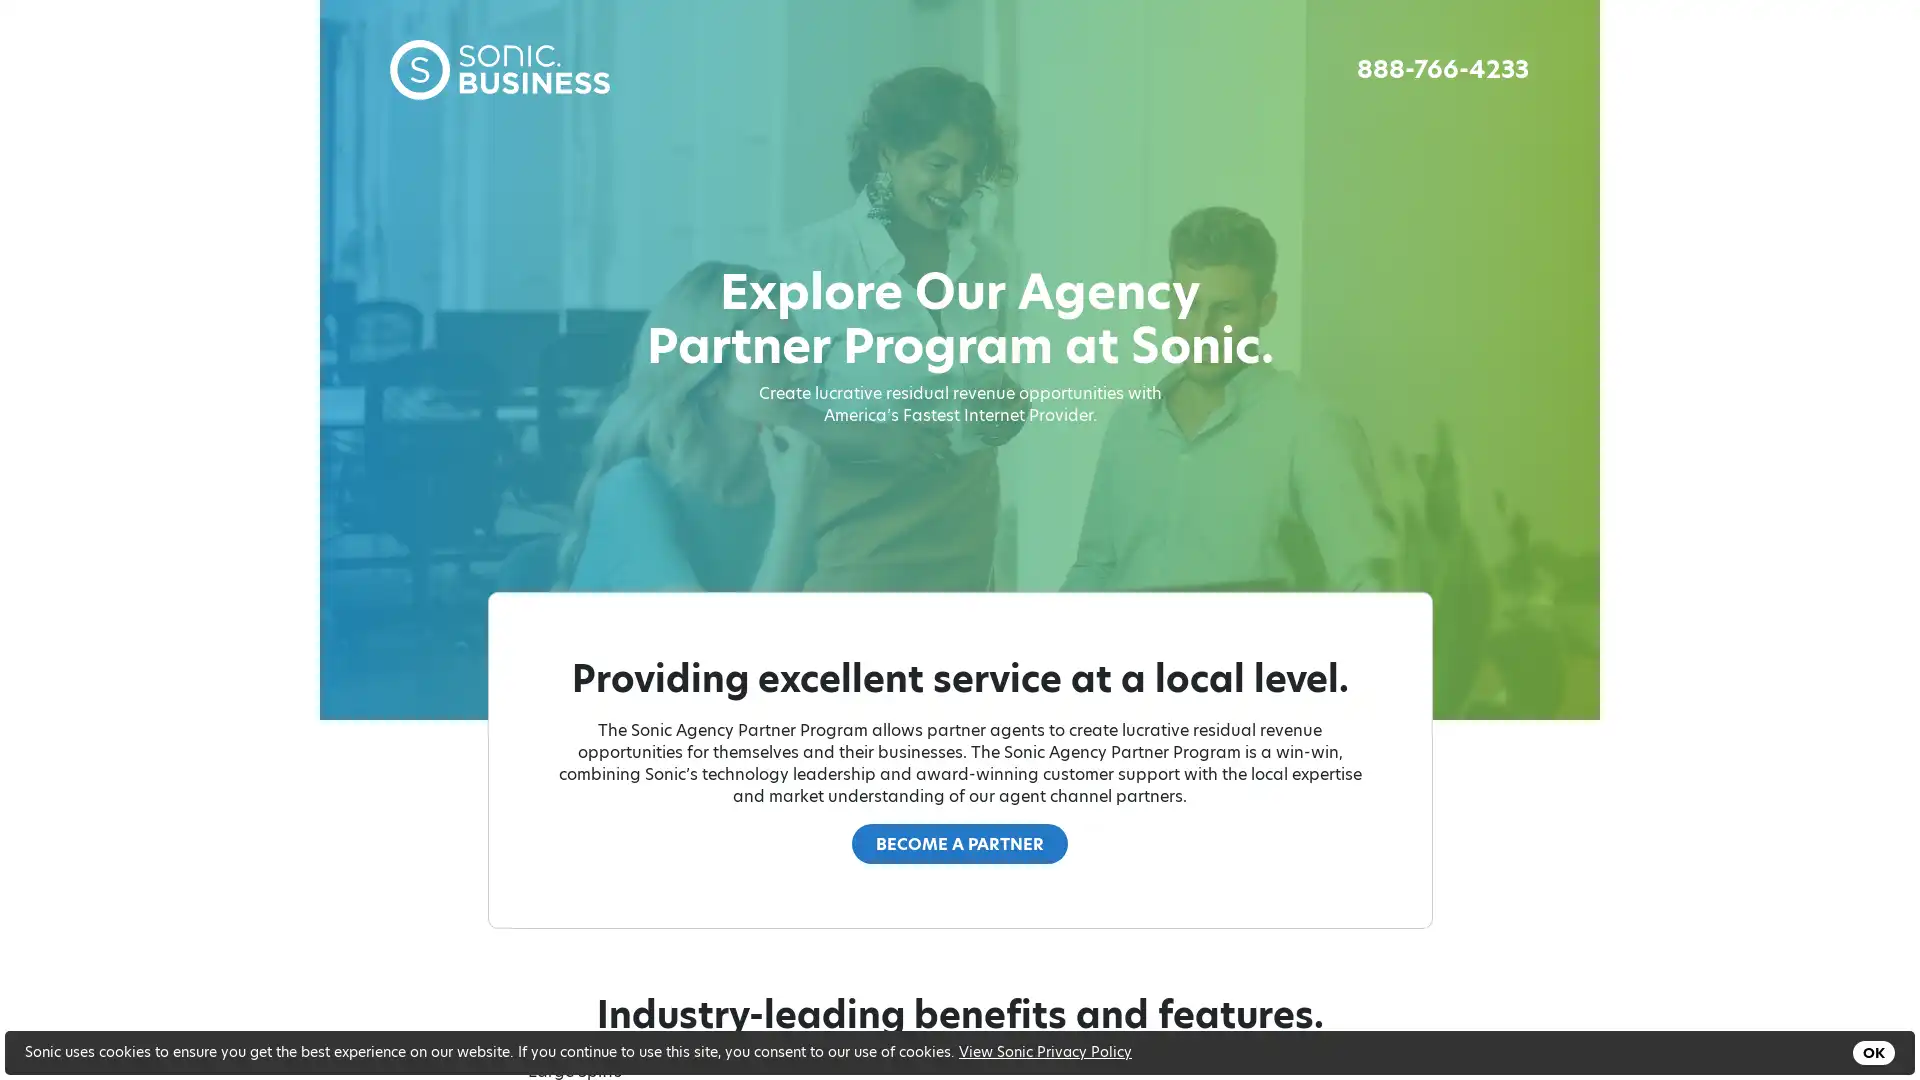 The width and height of the screenshot is (1920, 1080). I want to click on OK, so click(1872, 1052).